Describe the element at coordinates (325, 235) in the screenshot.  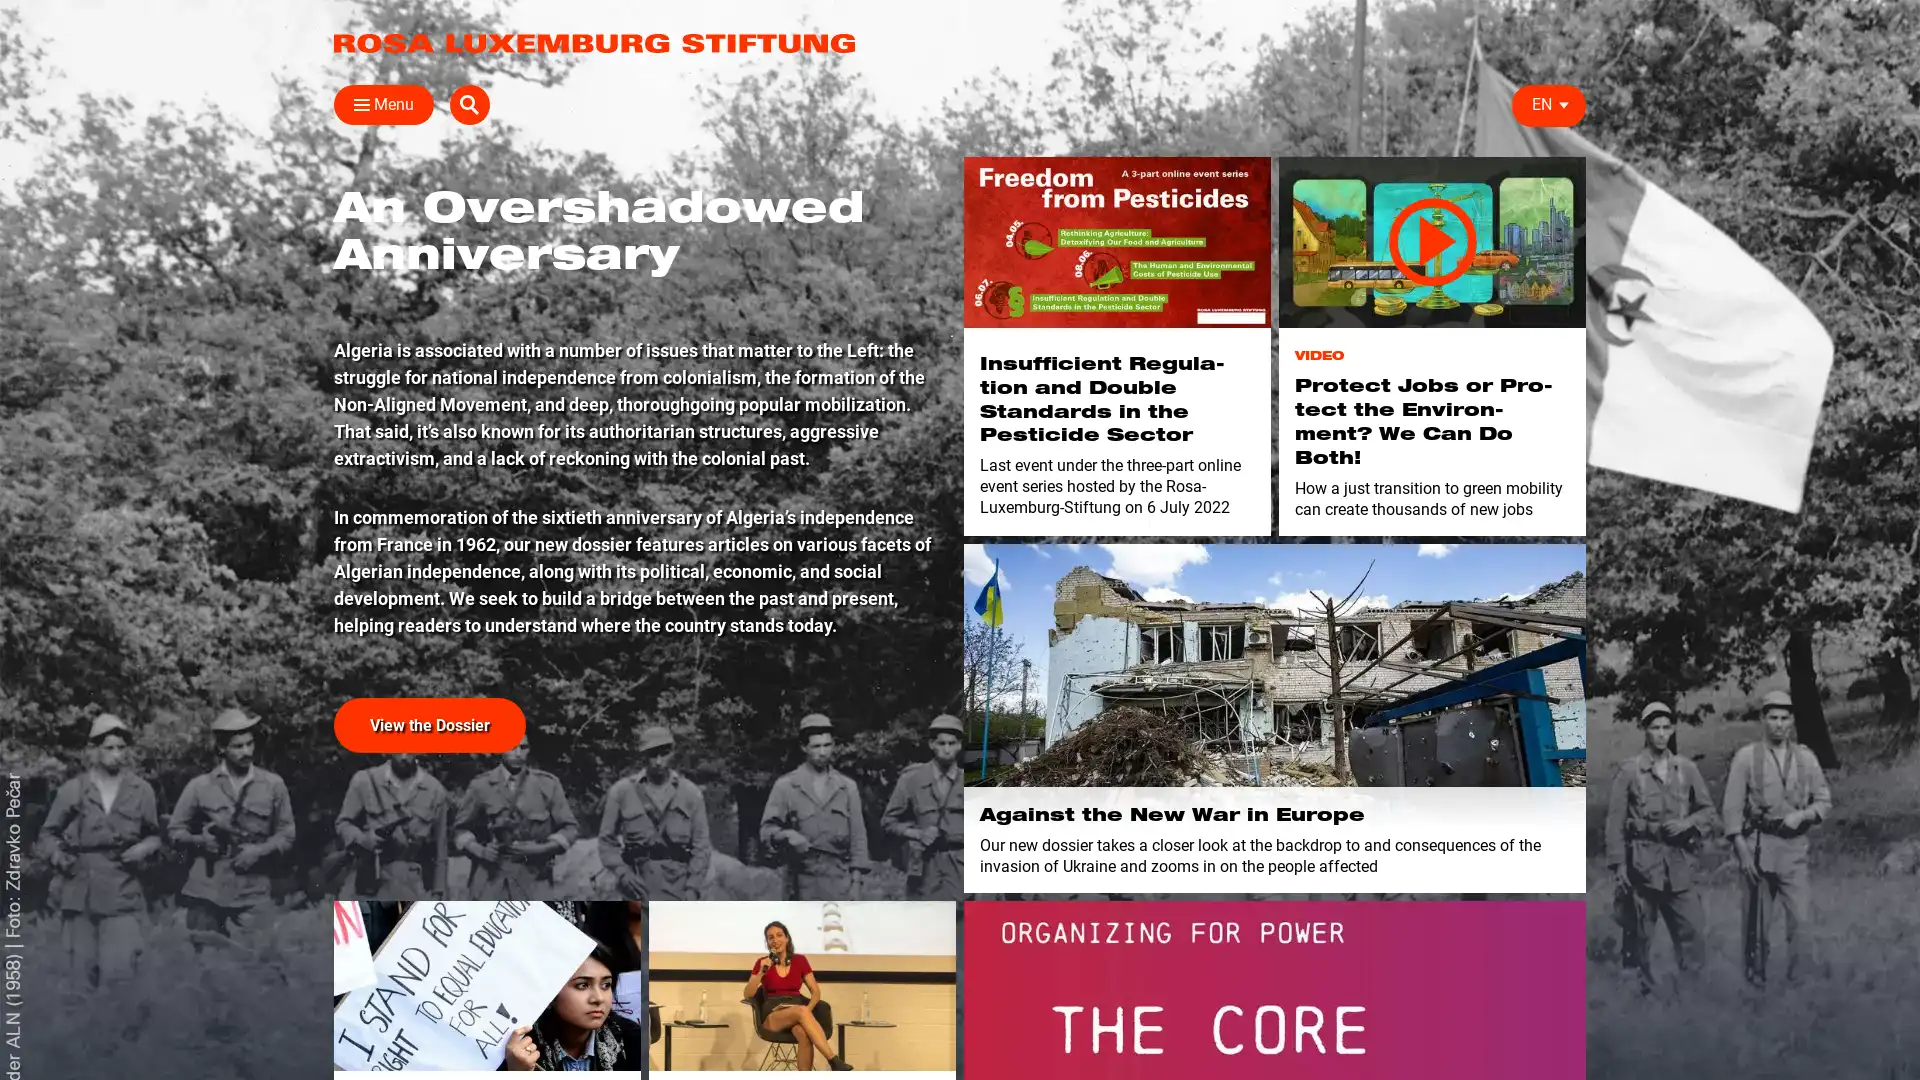
I see `Show more / less` at that location.